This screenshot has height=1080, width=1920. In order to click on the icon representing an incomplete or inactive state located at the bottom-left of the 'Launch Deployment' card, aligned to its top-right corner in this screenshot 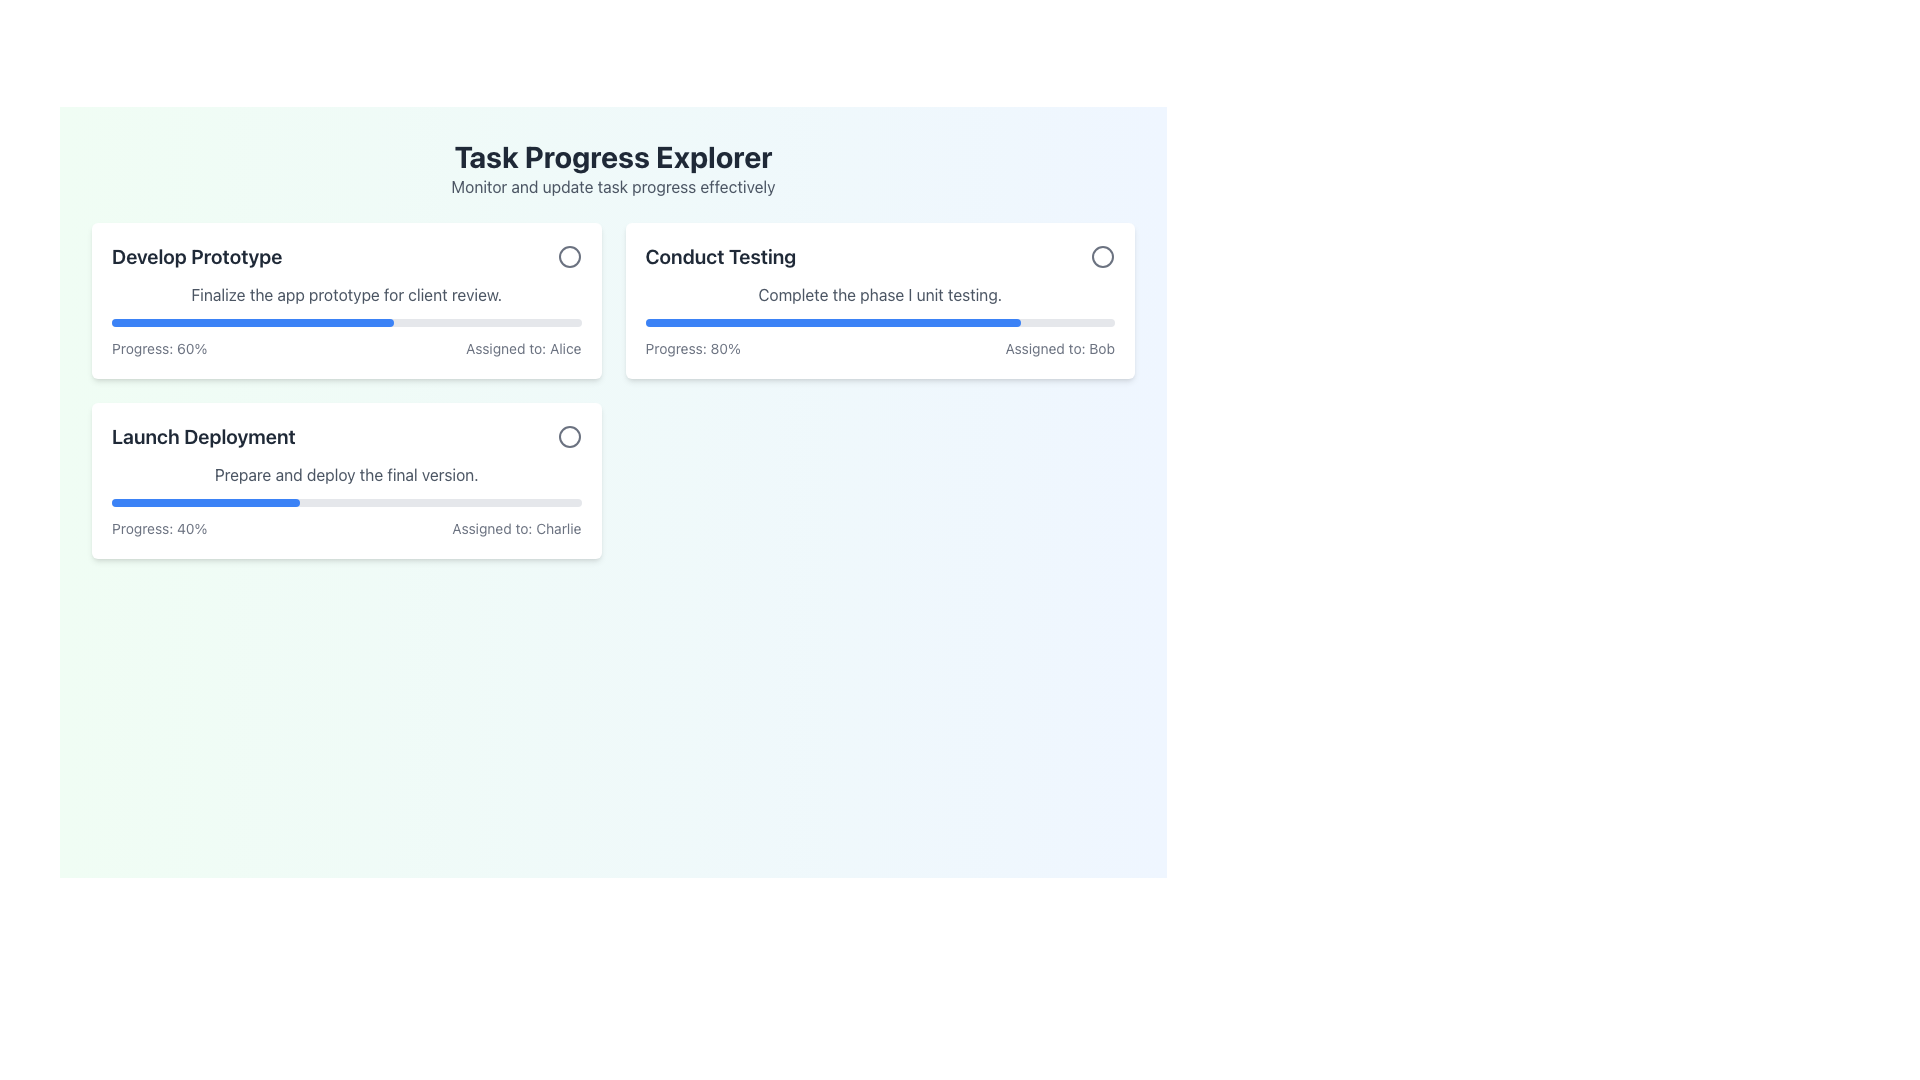, I will do `click(568, 435)`.